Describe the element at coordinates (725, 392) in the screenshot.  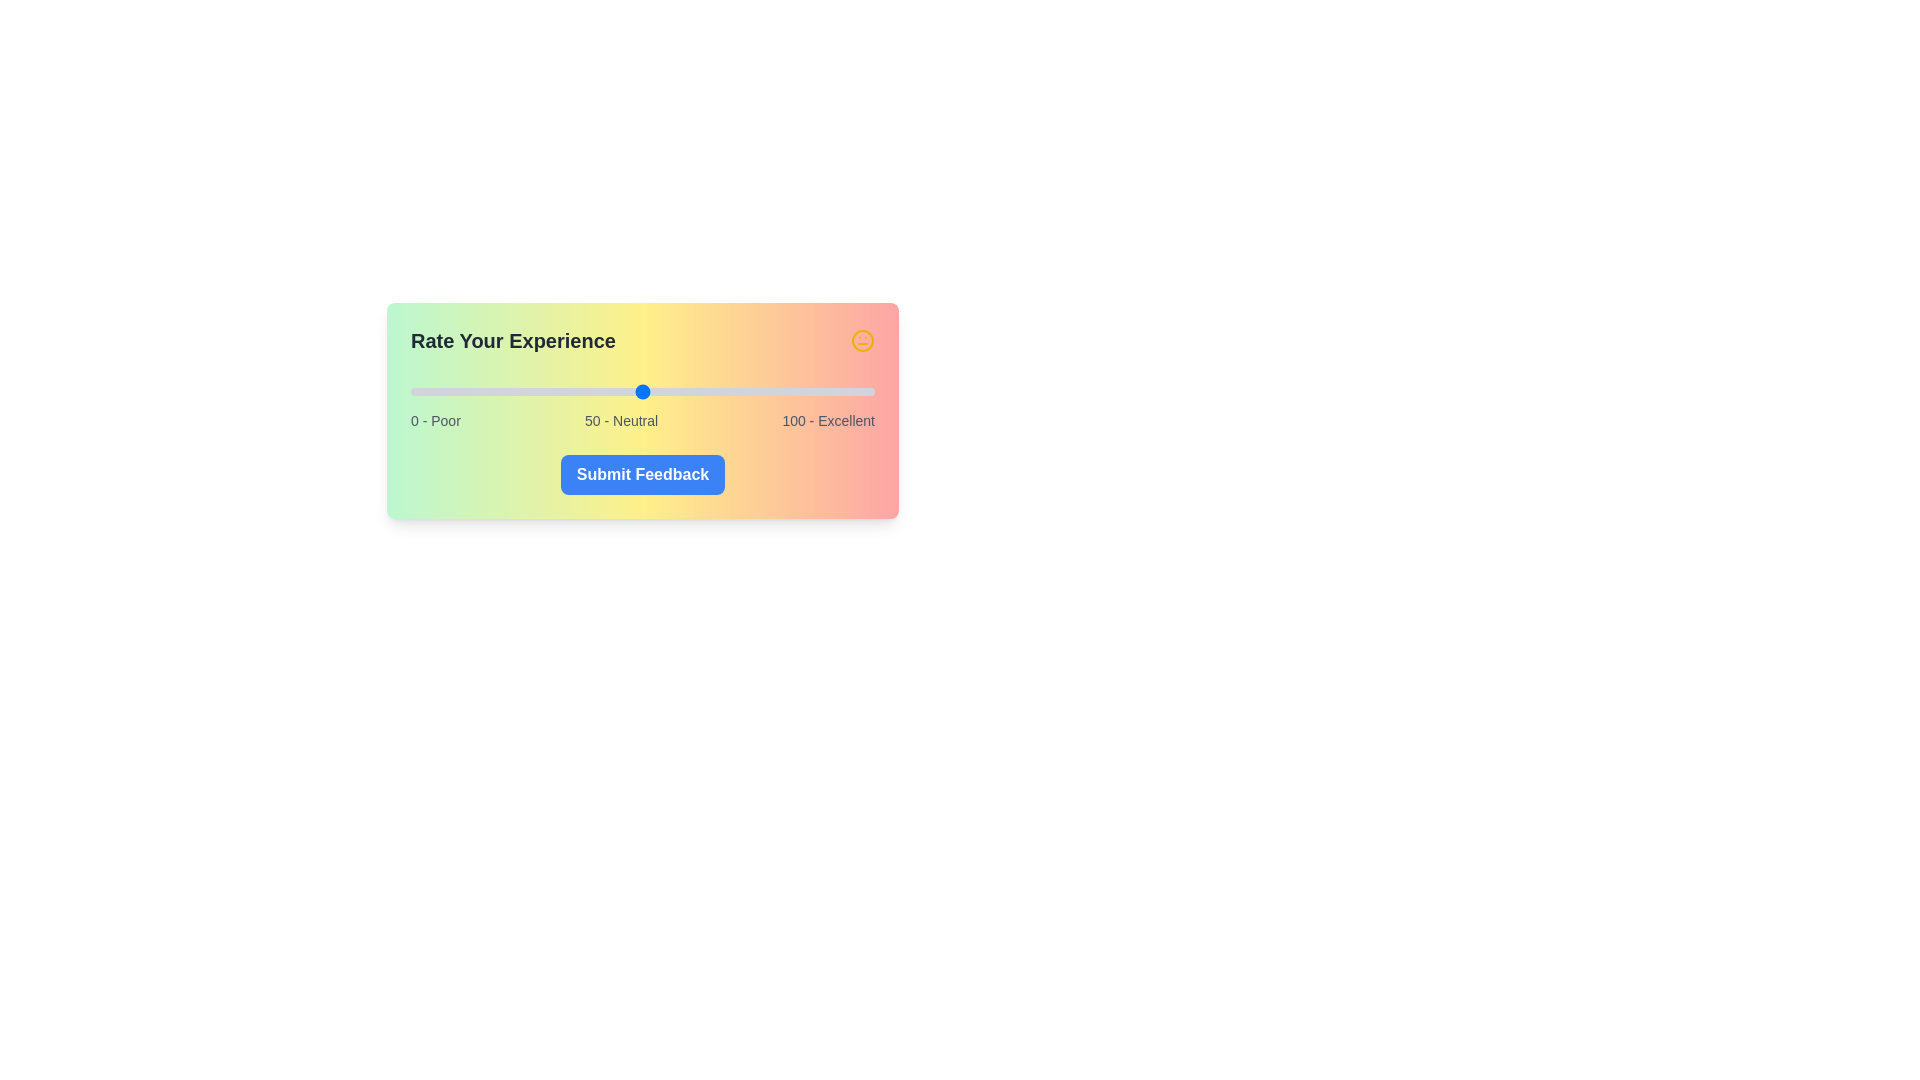
I see `the satisfaction slider to 68 value` at that location.